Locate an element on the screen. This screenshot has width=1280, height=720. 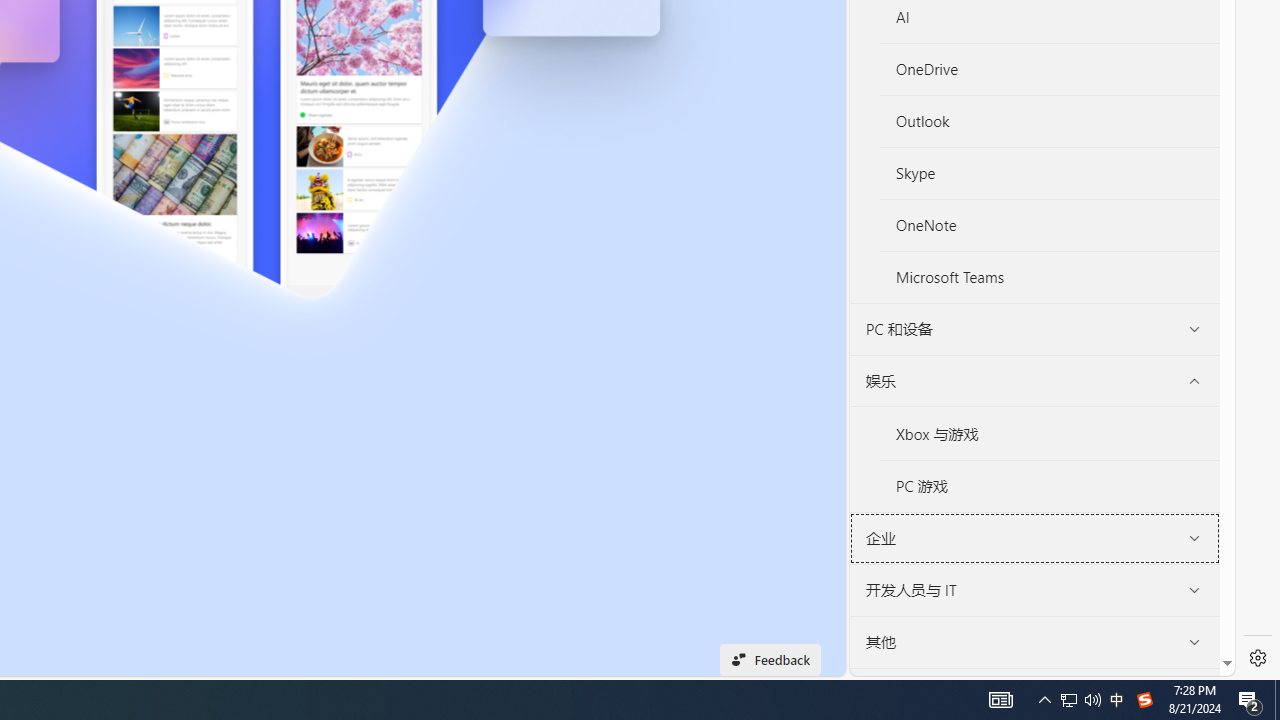
'OneDrive' is located at coordinates (1049, 69).